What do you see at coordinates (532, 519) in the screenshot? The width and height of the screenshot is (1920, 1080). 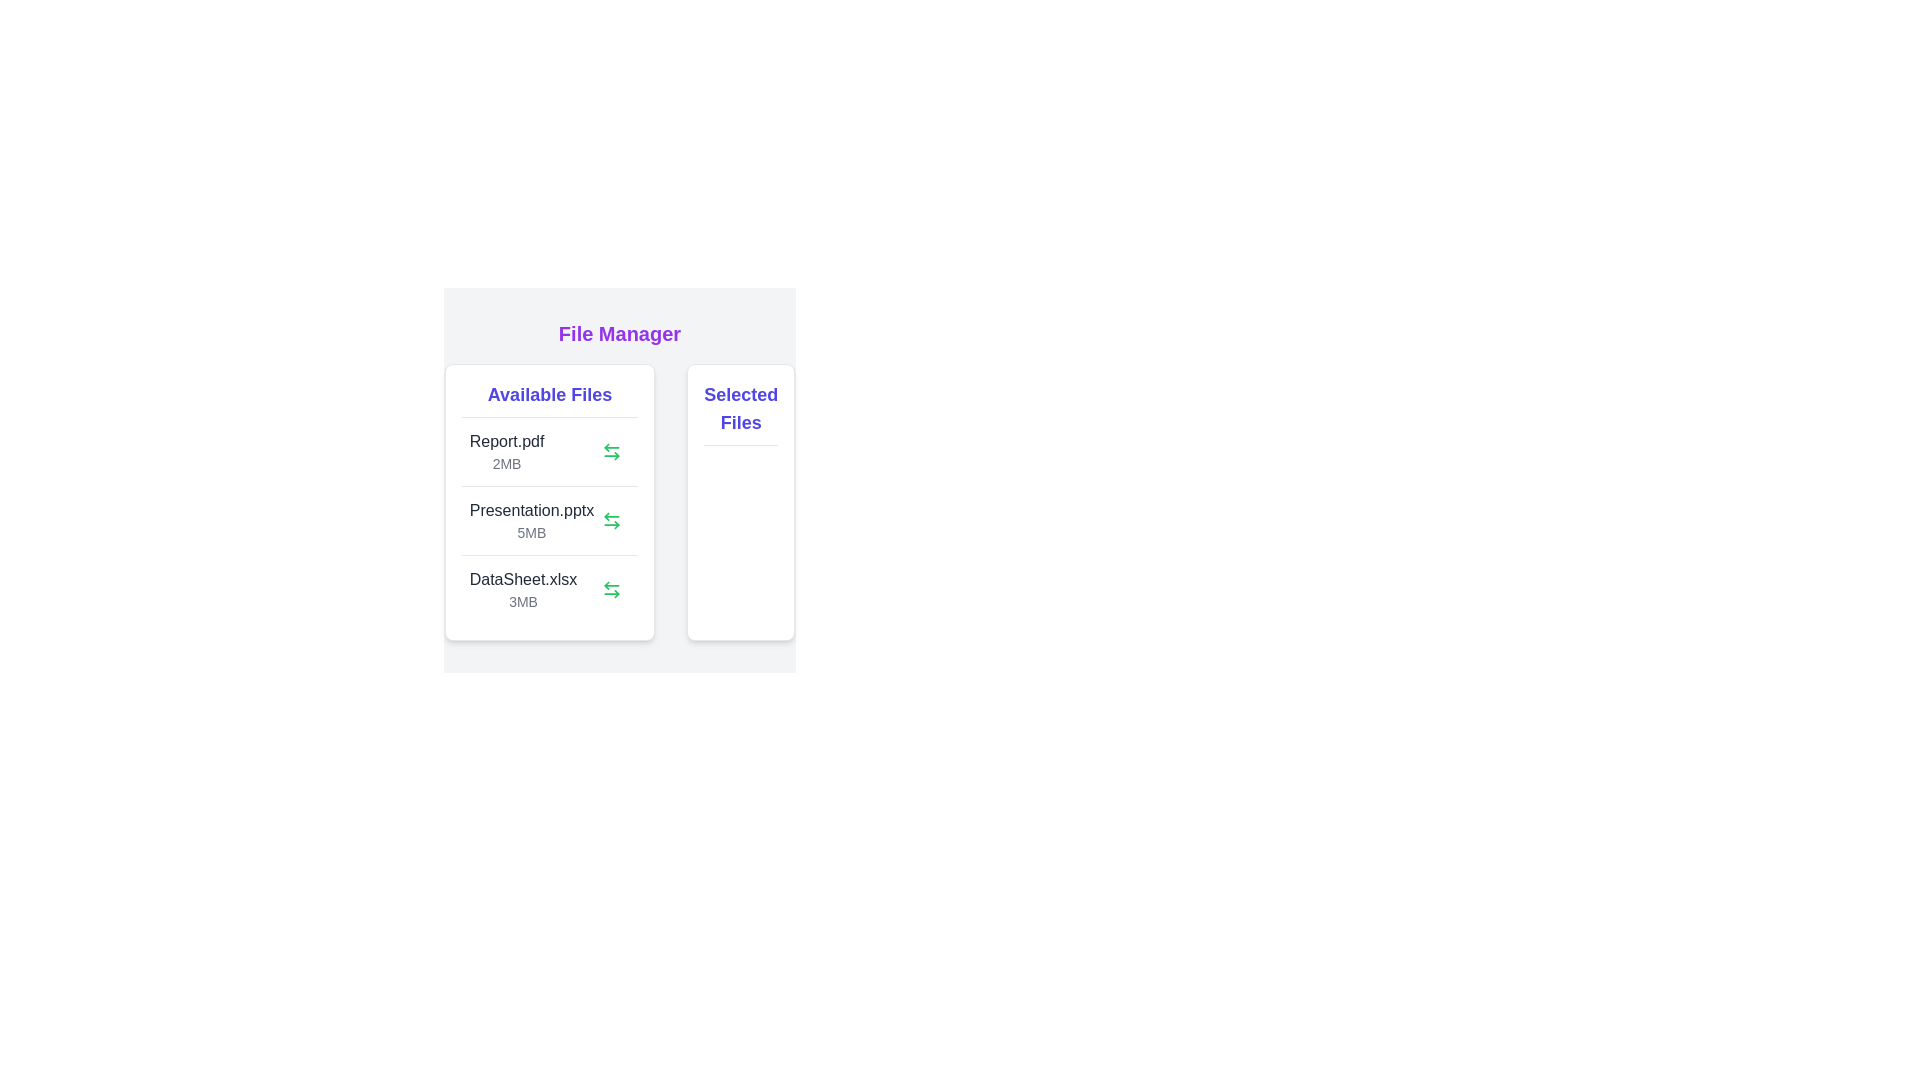 I see `the second file item in the 'Available Files' column` at bounding box center [532, 519].